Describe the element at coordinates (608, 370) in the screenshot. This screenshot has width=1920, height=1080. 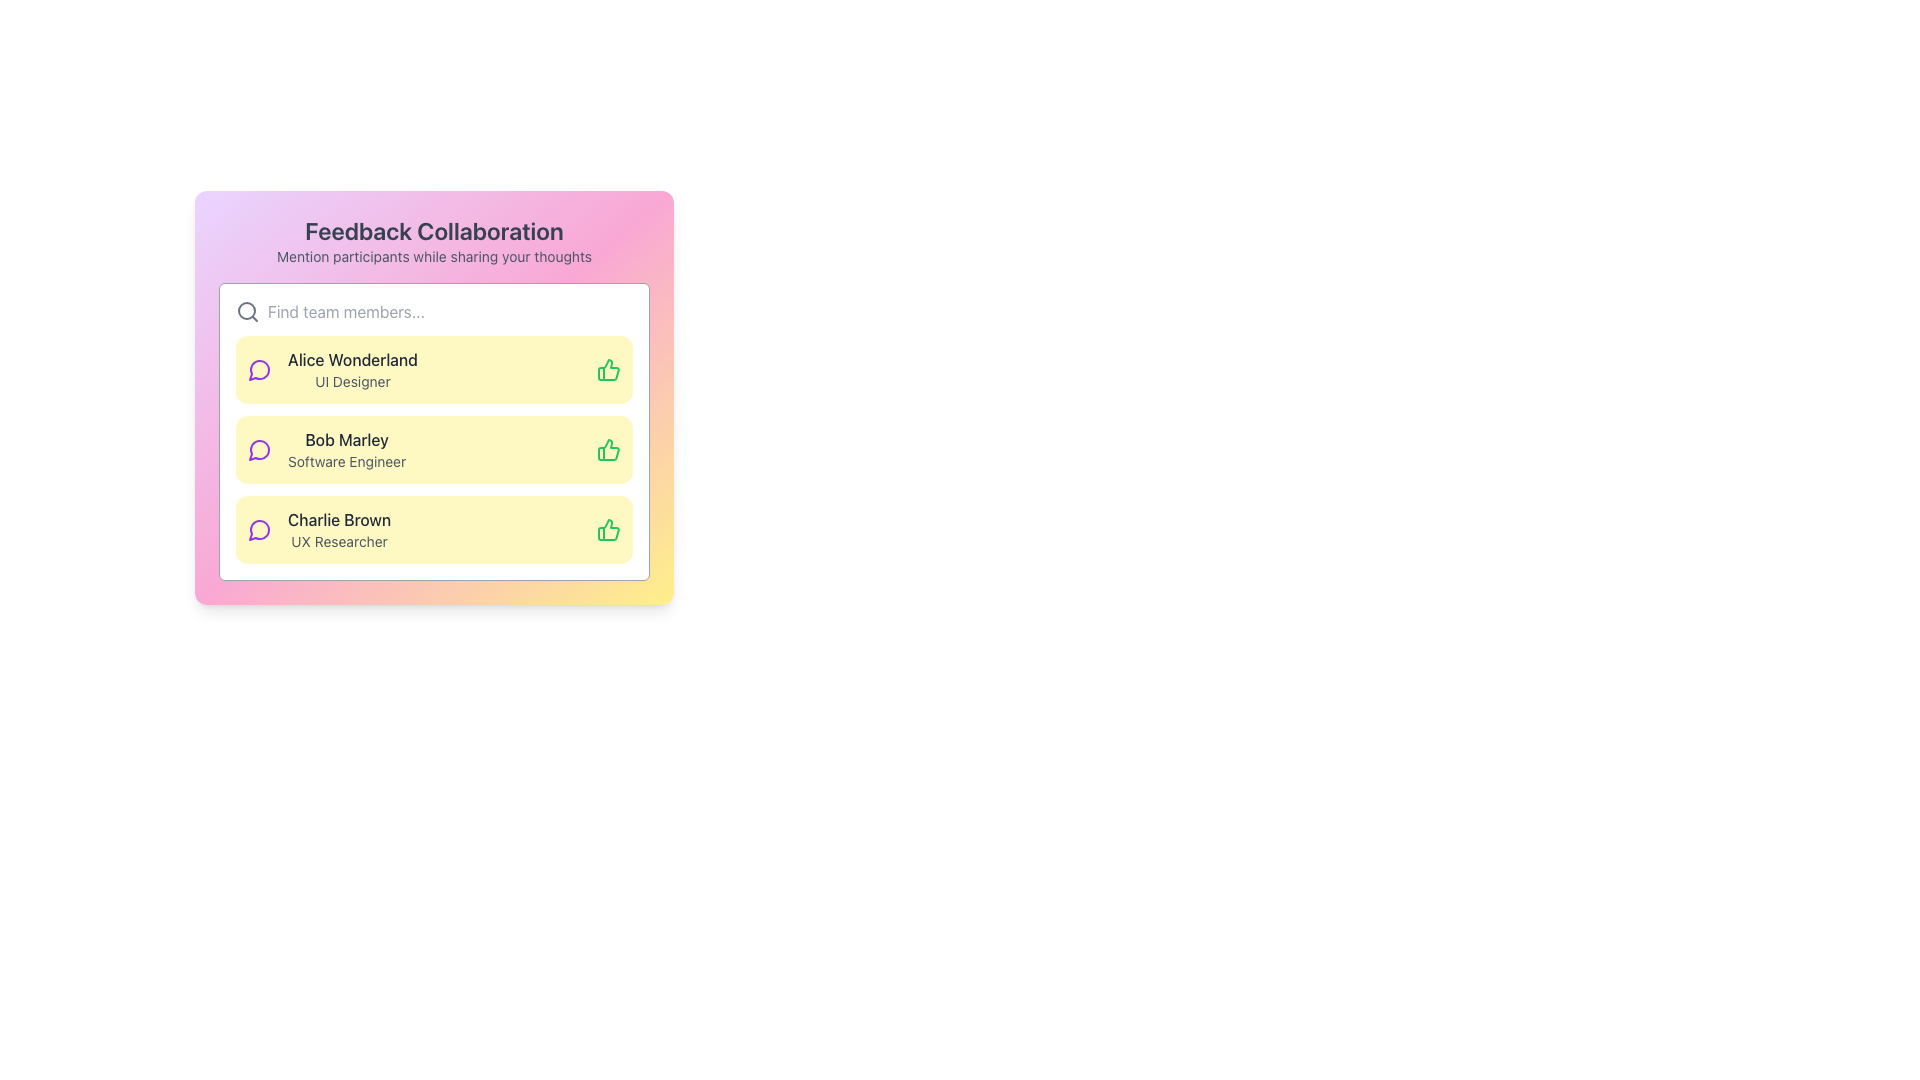
I see `the thumbs-up button for positive feedback on 'Alice Wonderland', the UI Designer, located on the far right side of the first row in the feedback list` at that location.